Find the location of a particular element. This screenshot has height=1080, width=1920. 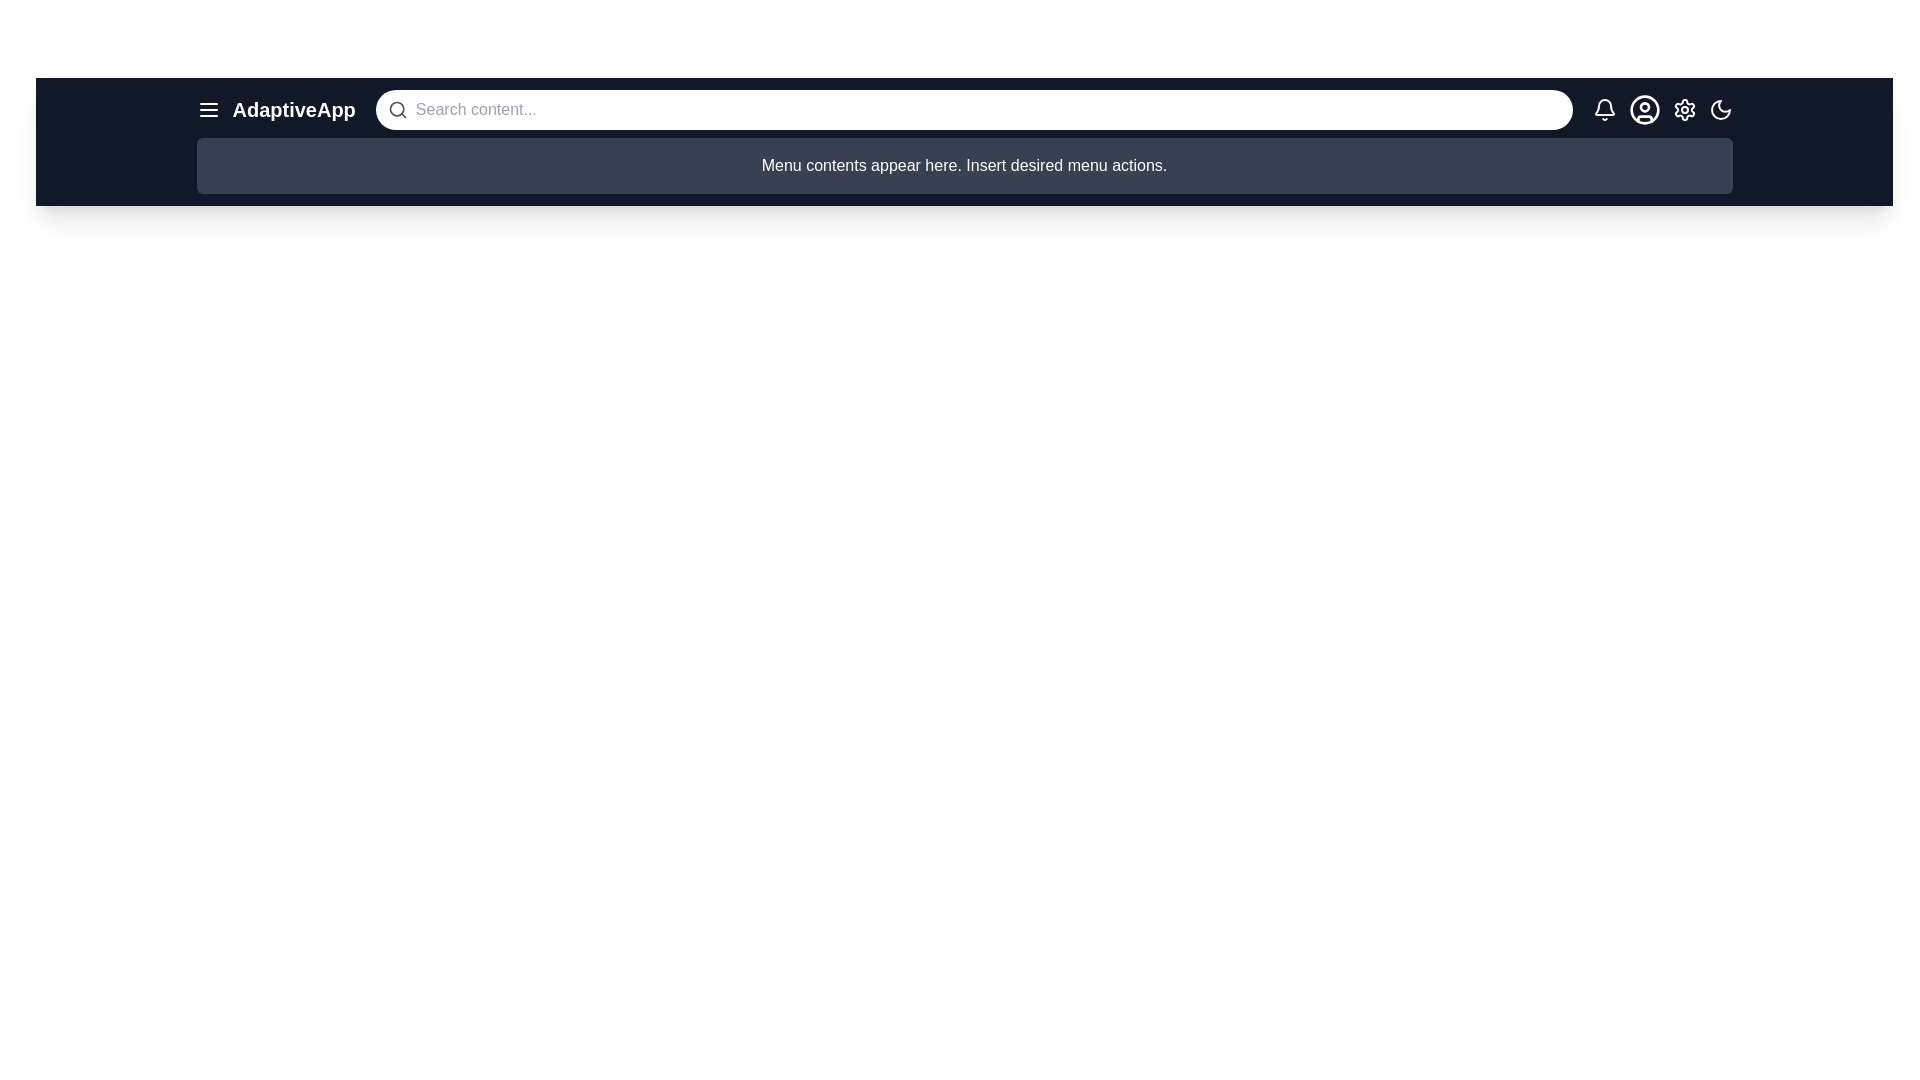

the dark mode toggle button to switch between dark and light modes is located at coordinates (1719, 110).